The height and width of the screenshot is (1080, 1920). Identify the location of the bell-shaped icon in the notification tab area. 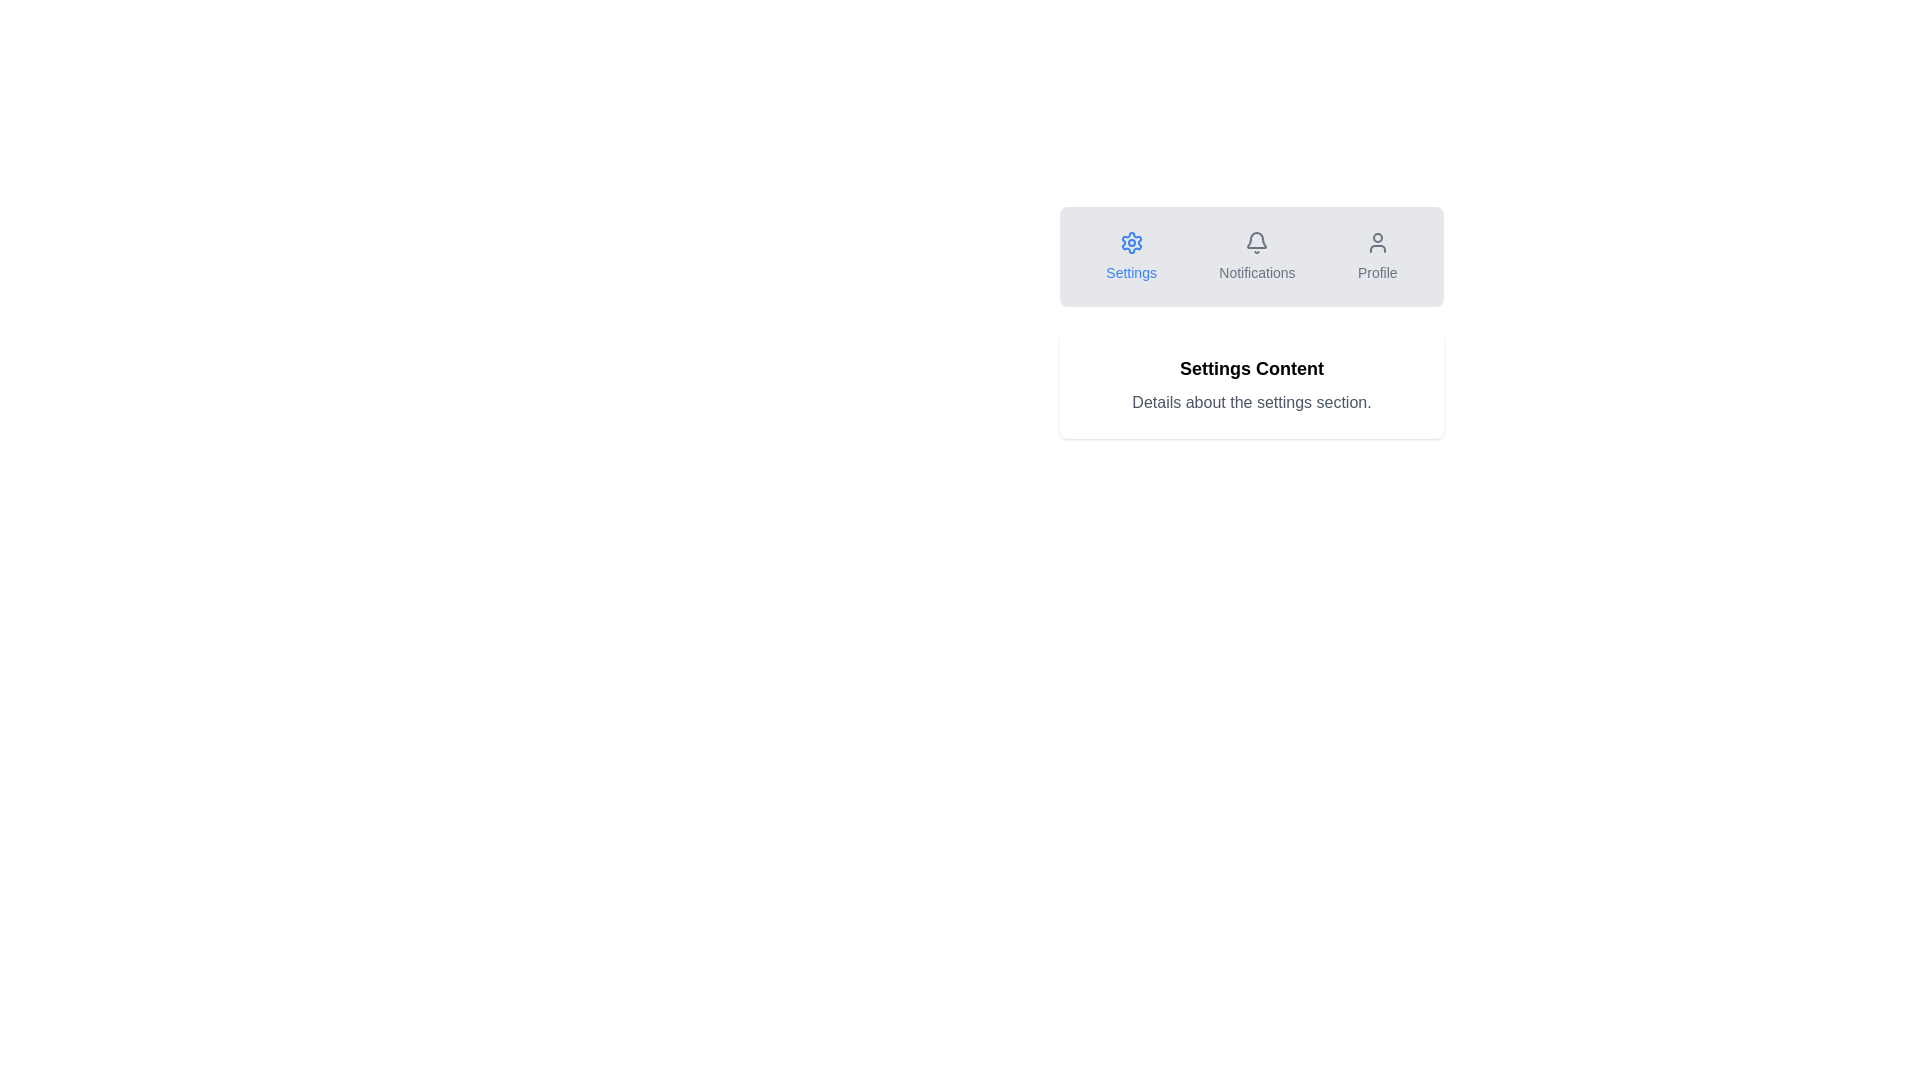
(1256, 238).